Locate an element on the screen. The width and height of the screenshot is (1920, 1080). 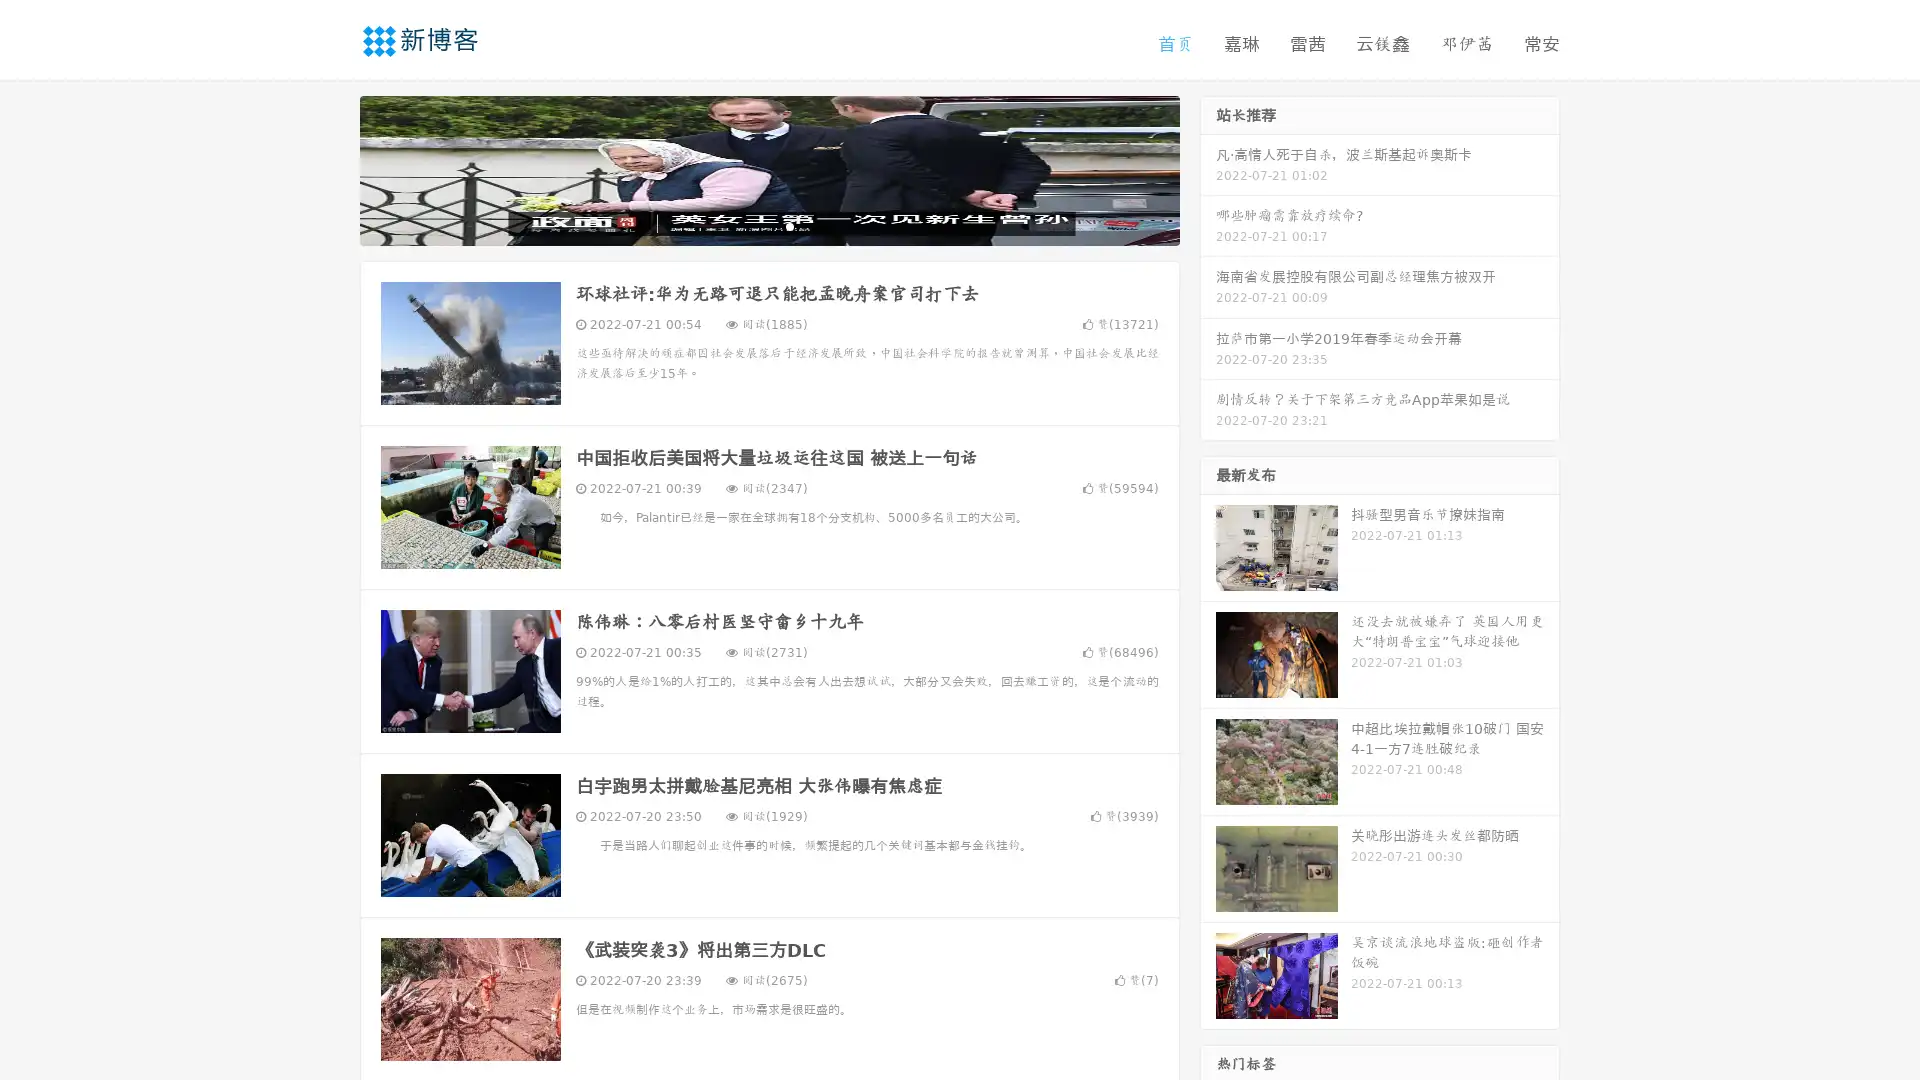
Next slide is located at coordinates (1208, 168).